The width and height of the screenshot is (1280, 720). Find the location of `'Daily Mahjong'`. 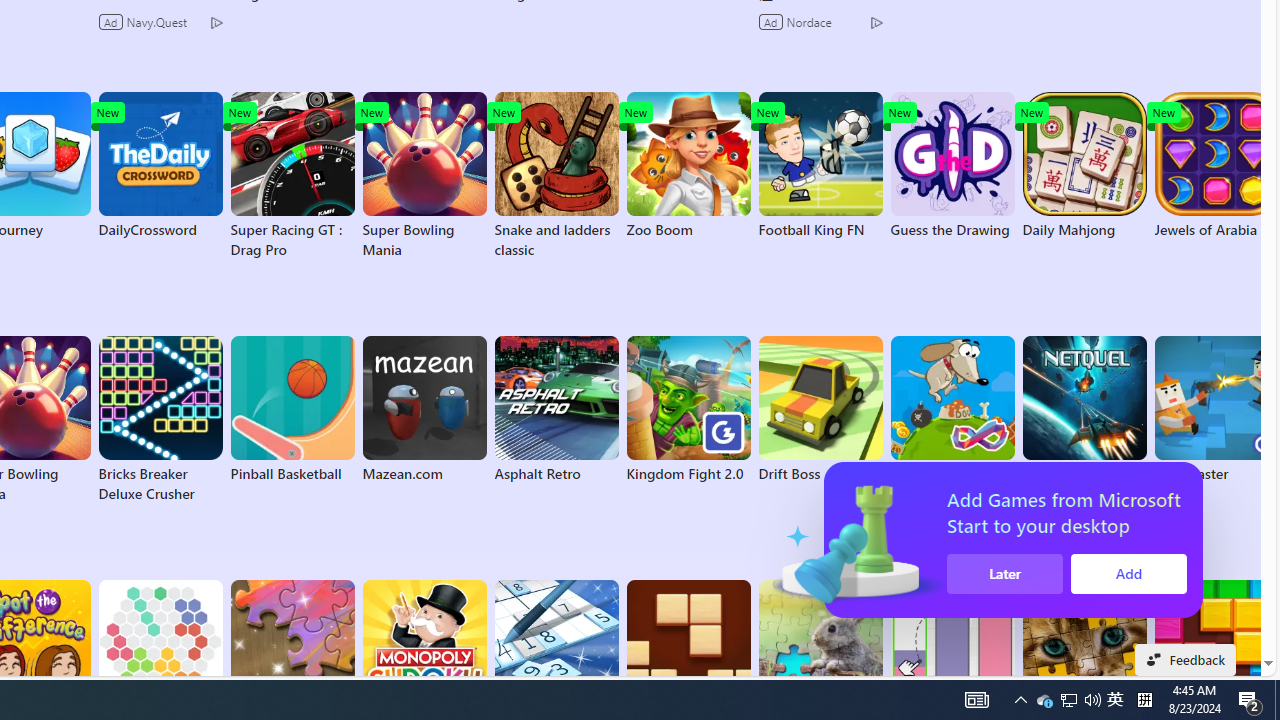

'Daily Mahjong' is located at coordinates (1083, 164).